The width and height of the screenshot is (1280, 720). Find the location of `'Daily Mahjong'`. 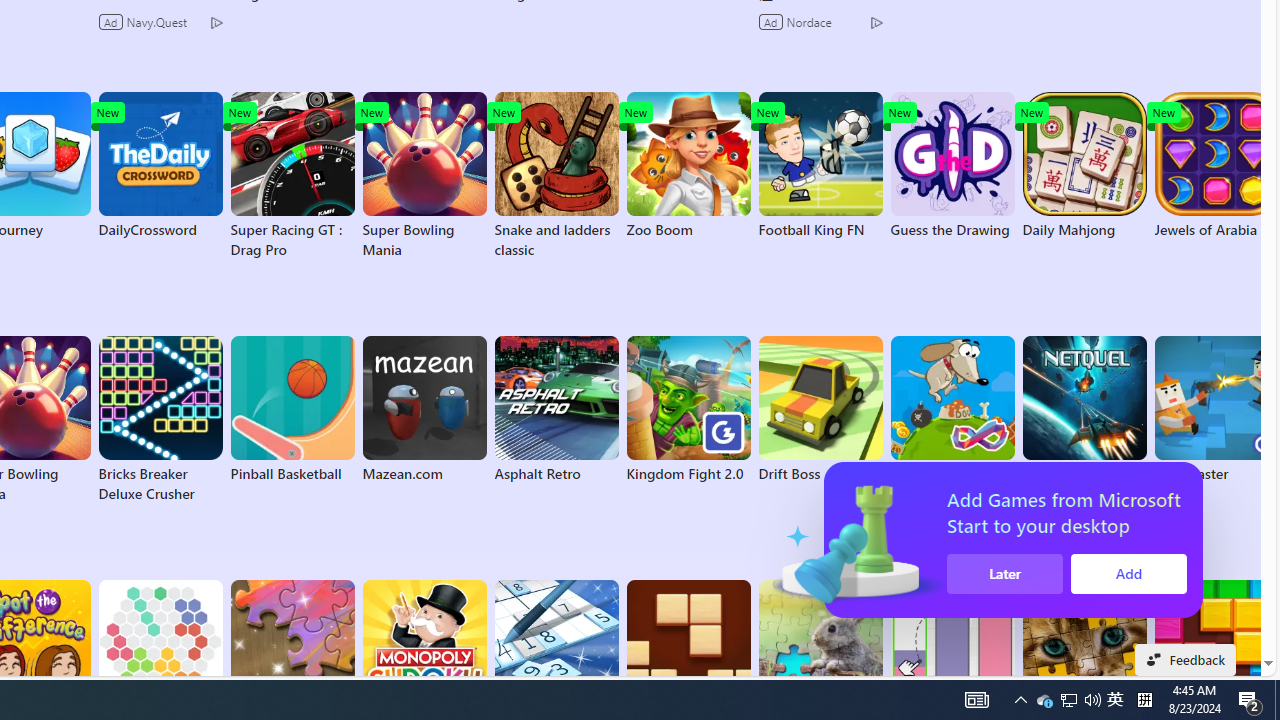

'Daily Mahjong' is located at coordinates (1083, 164).